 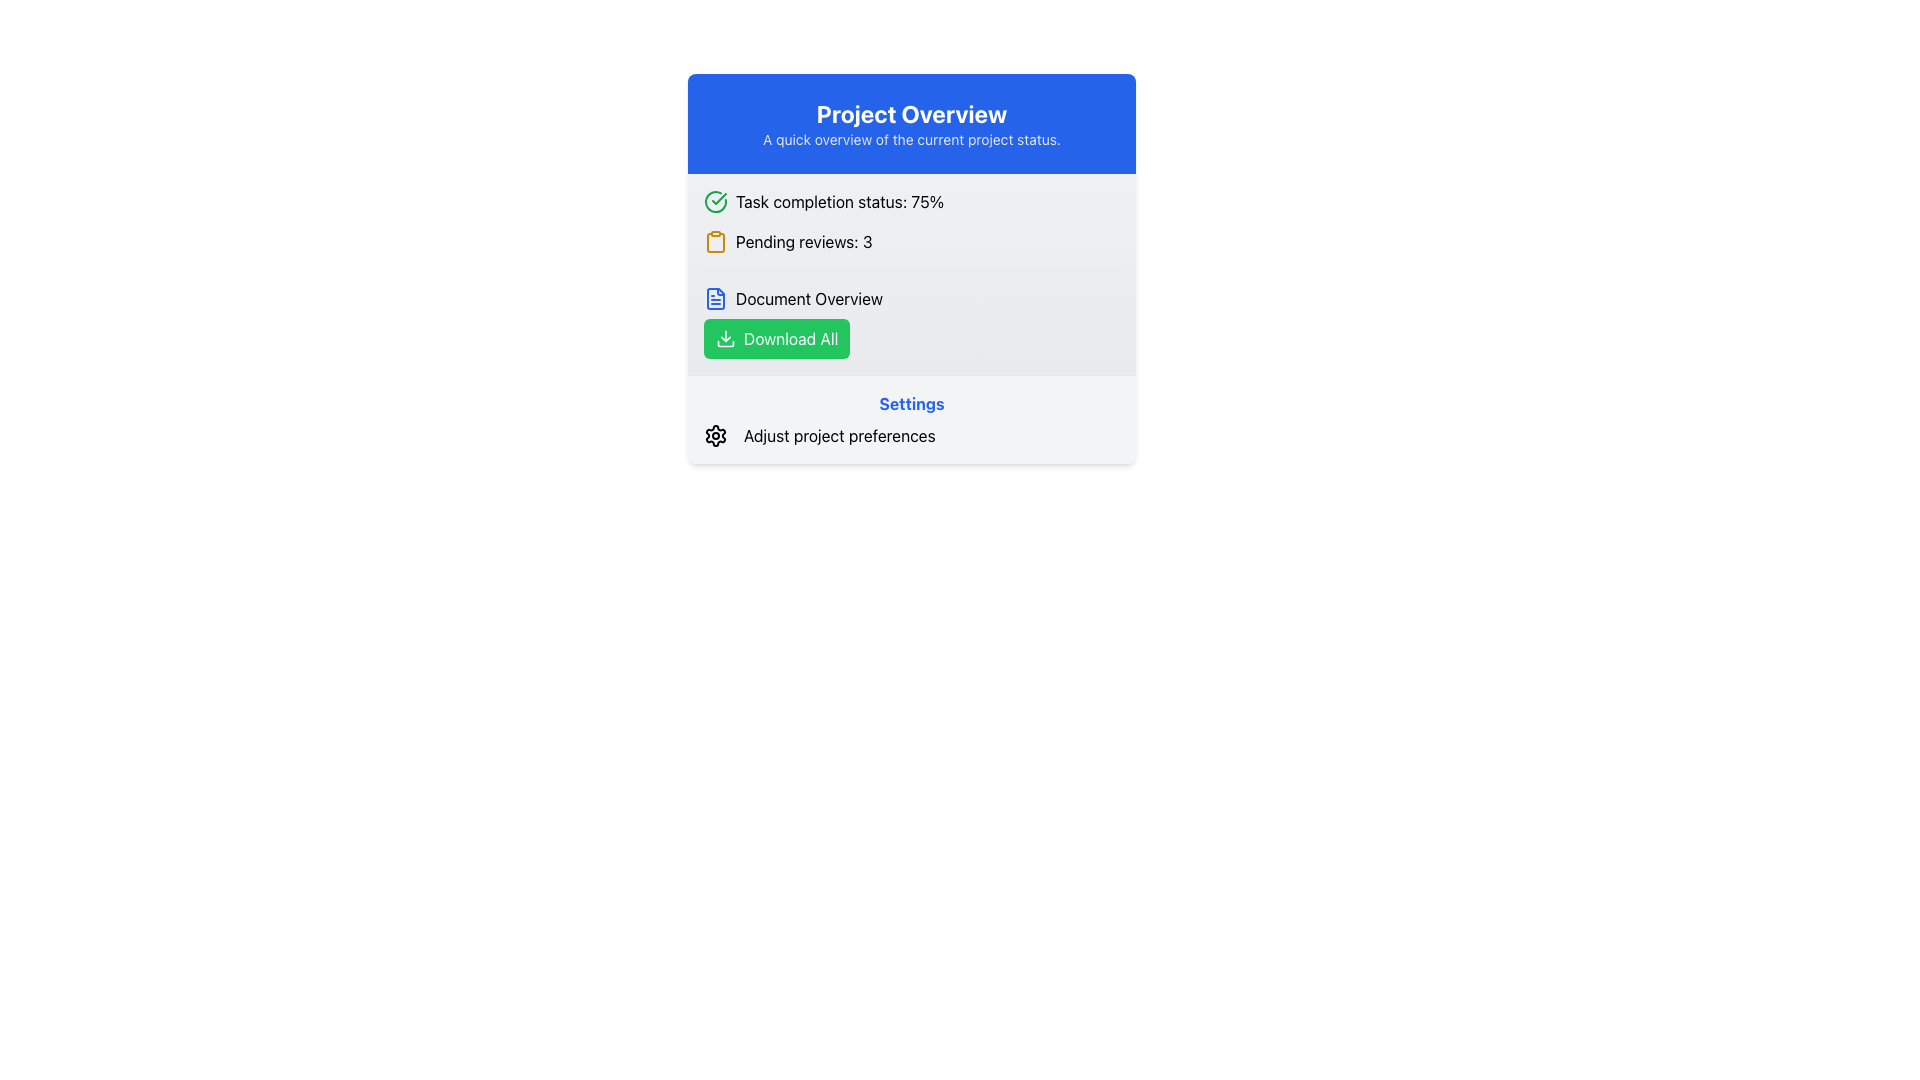 What do you see at coordinates (911, 434) in the screenshot?
I see `the text label 'Adjust project preferences' which is accompanied by a gear icon, located within the 'Settings' section at the bottom of a card` at bounding box center [911, 434].